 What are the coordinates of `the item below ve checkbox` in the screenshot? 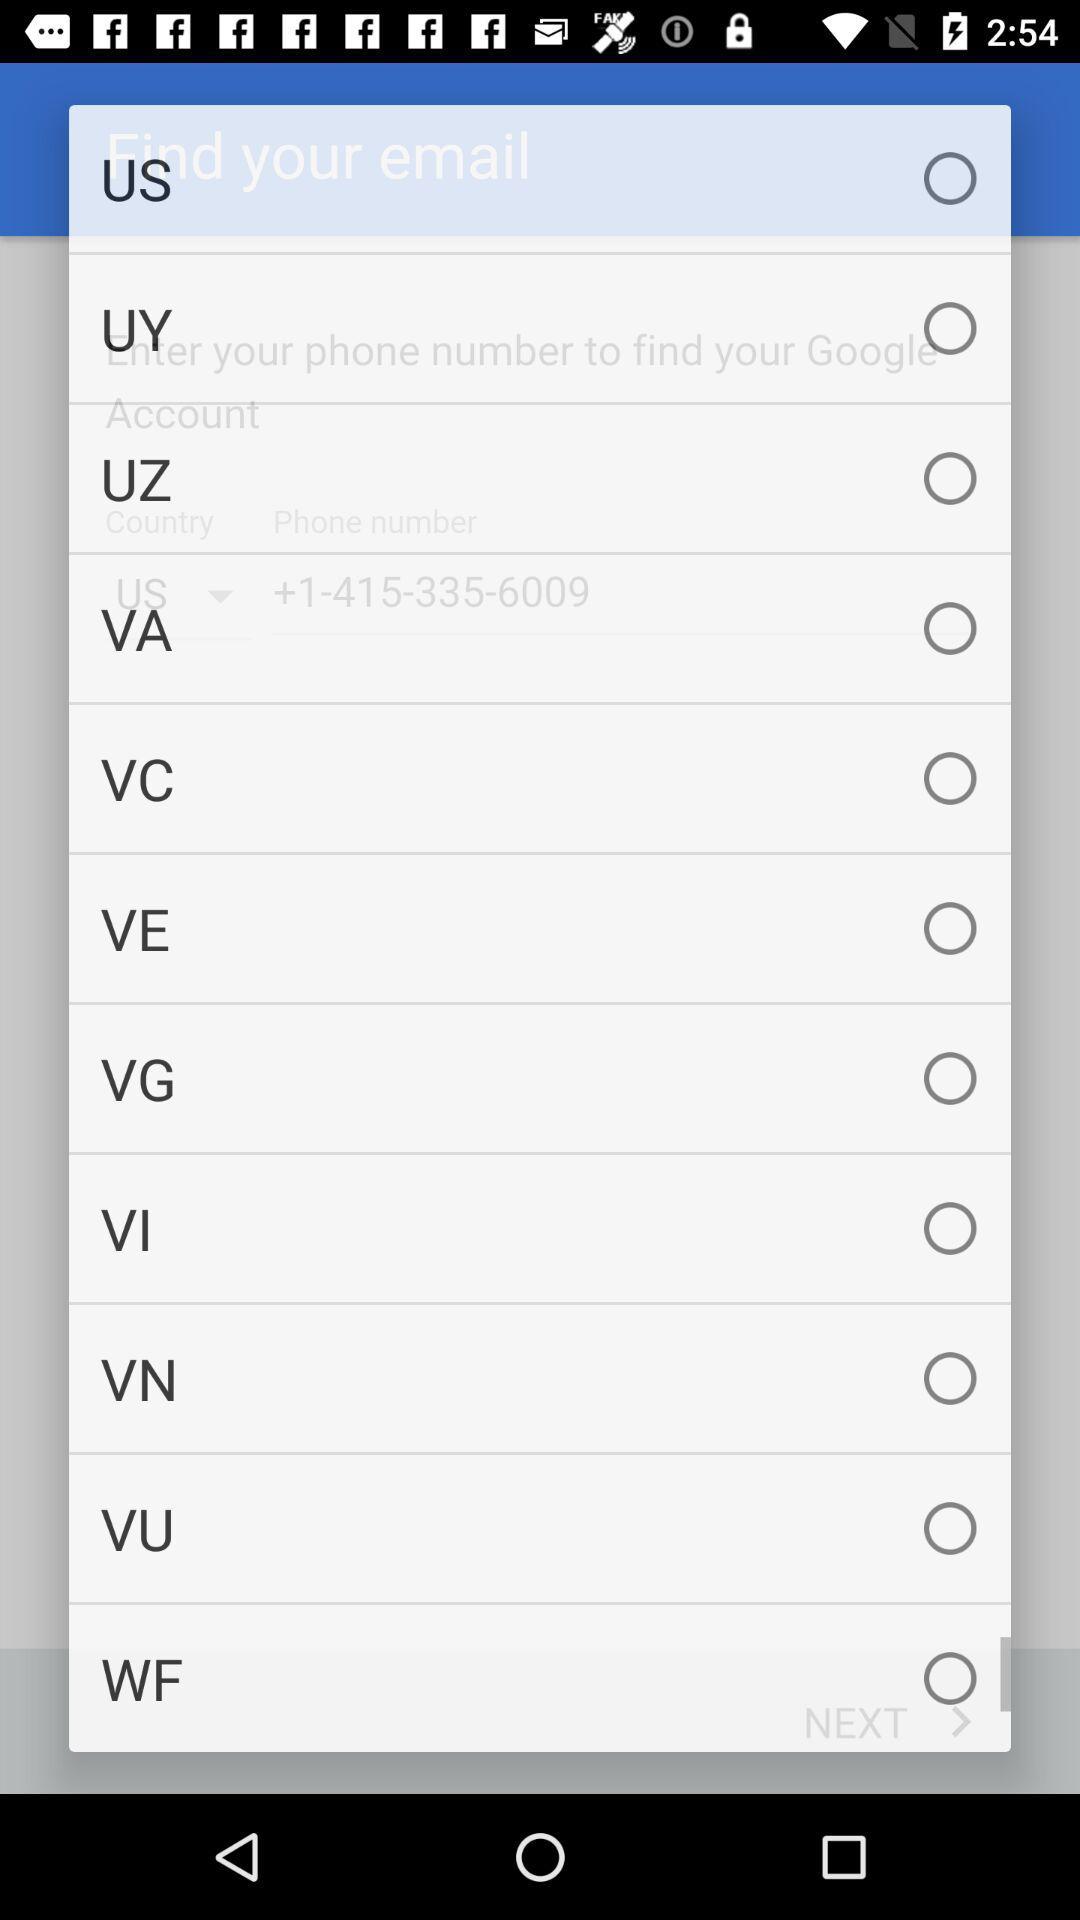 It's located at (540, 1077).